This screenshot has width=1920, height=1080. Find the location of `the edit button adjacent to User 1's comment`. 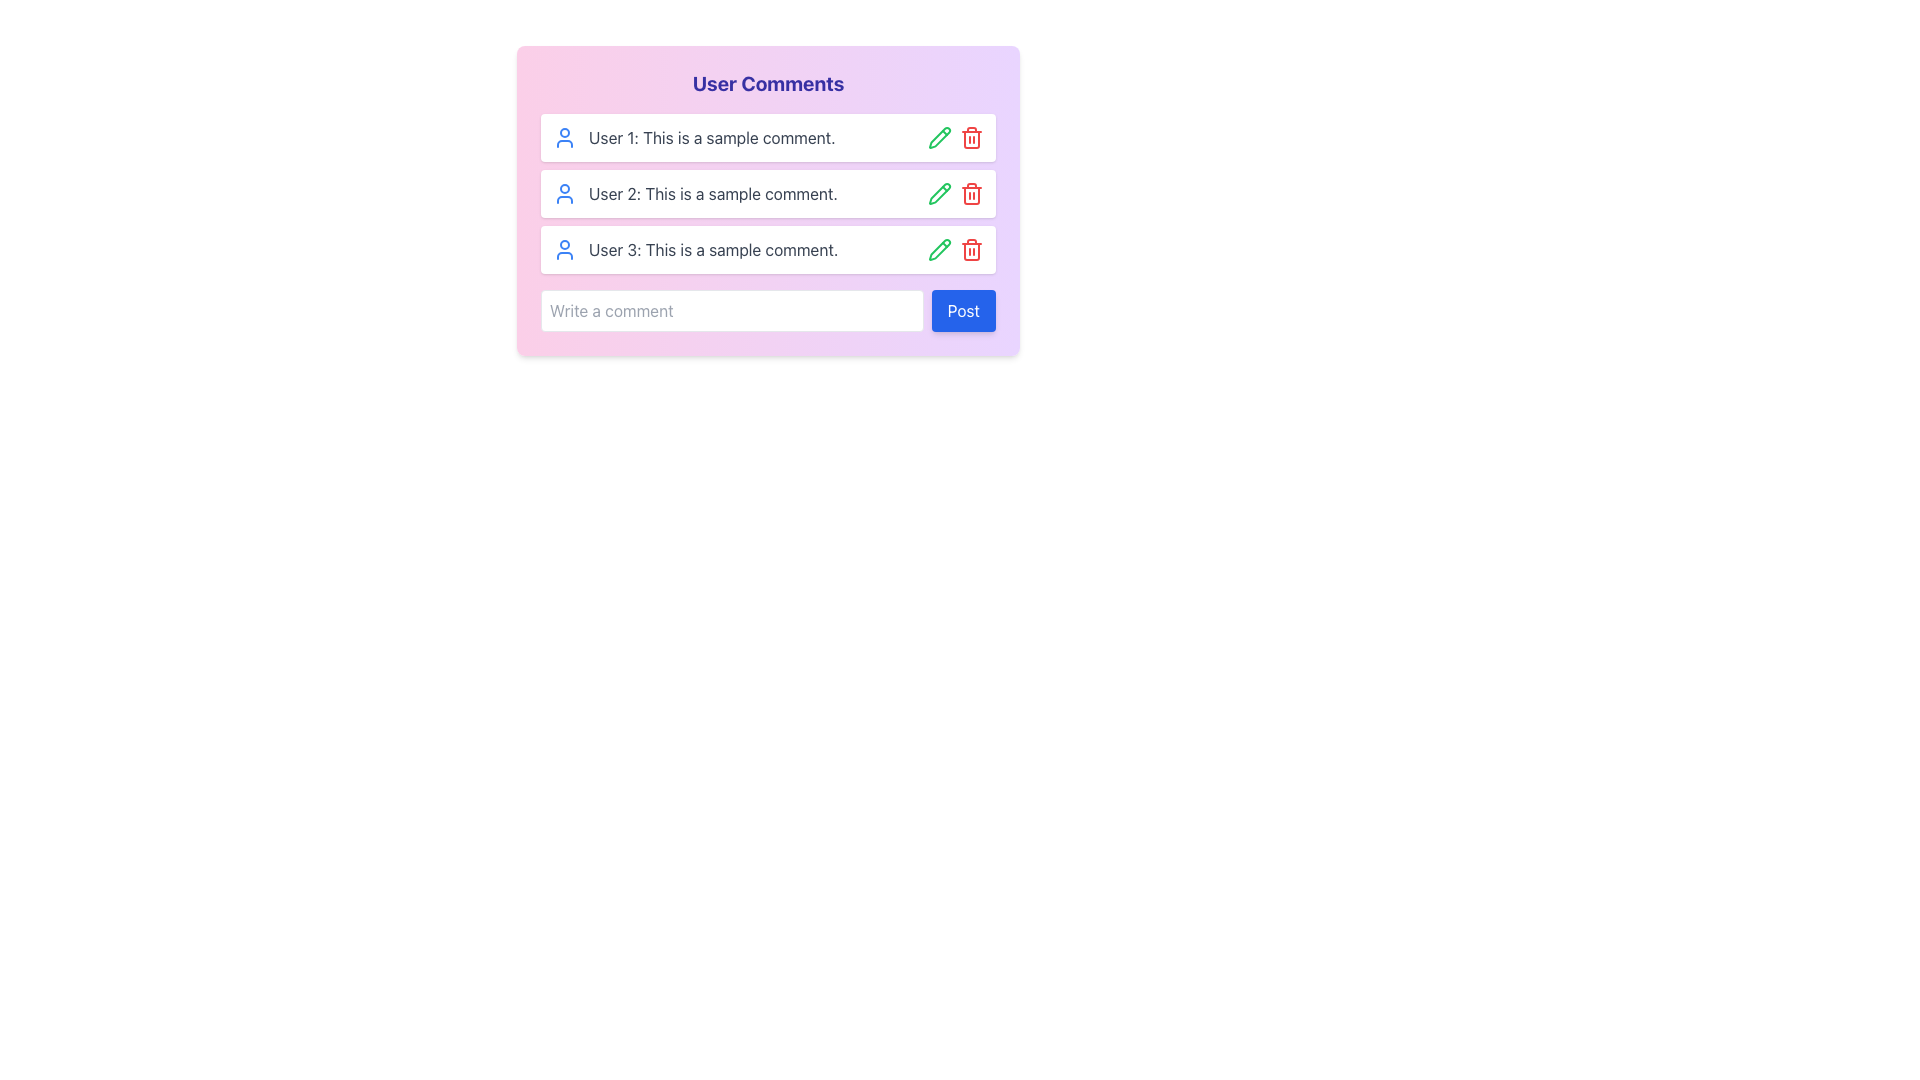

the edit button adjacent to User 1's comment is located at coordinates (939, 193).